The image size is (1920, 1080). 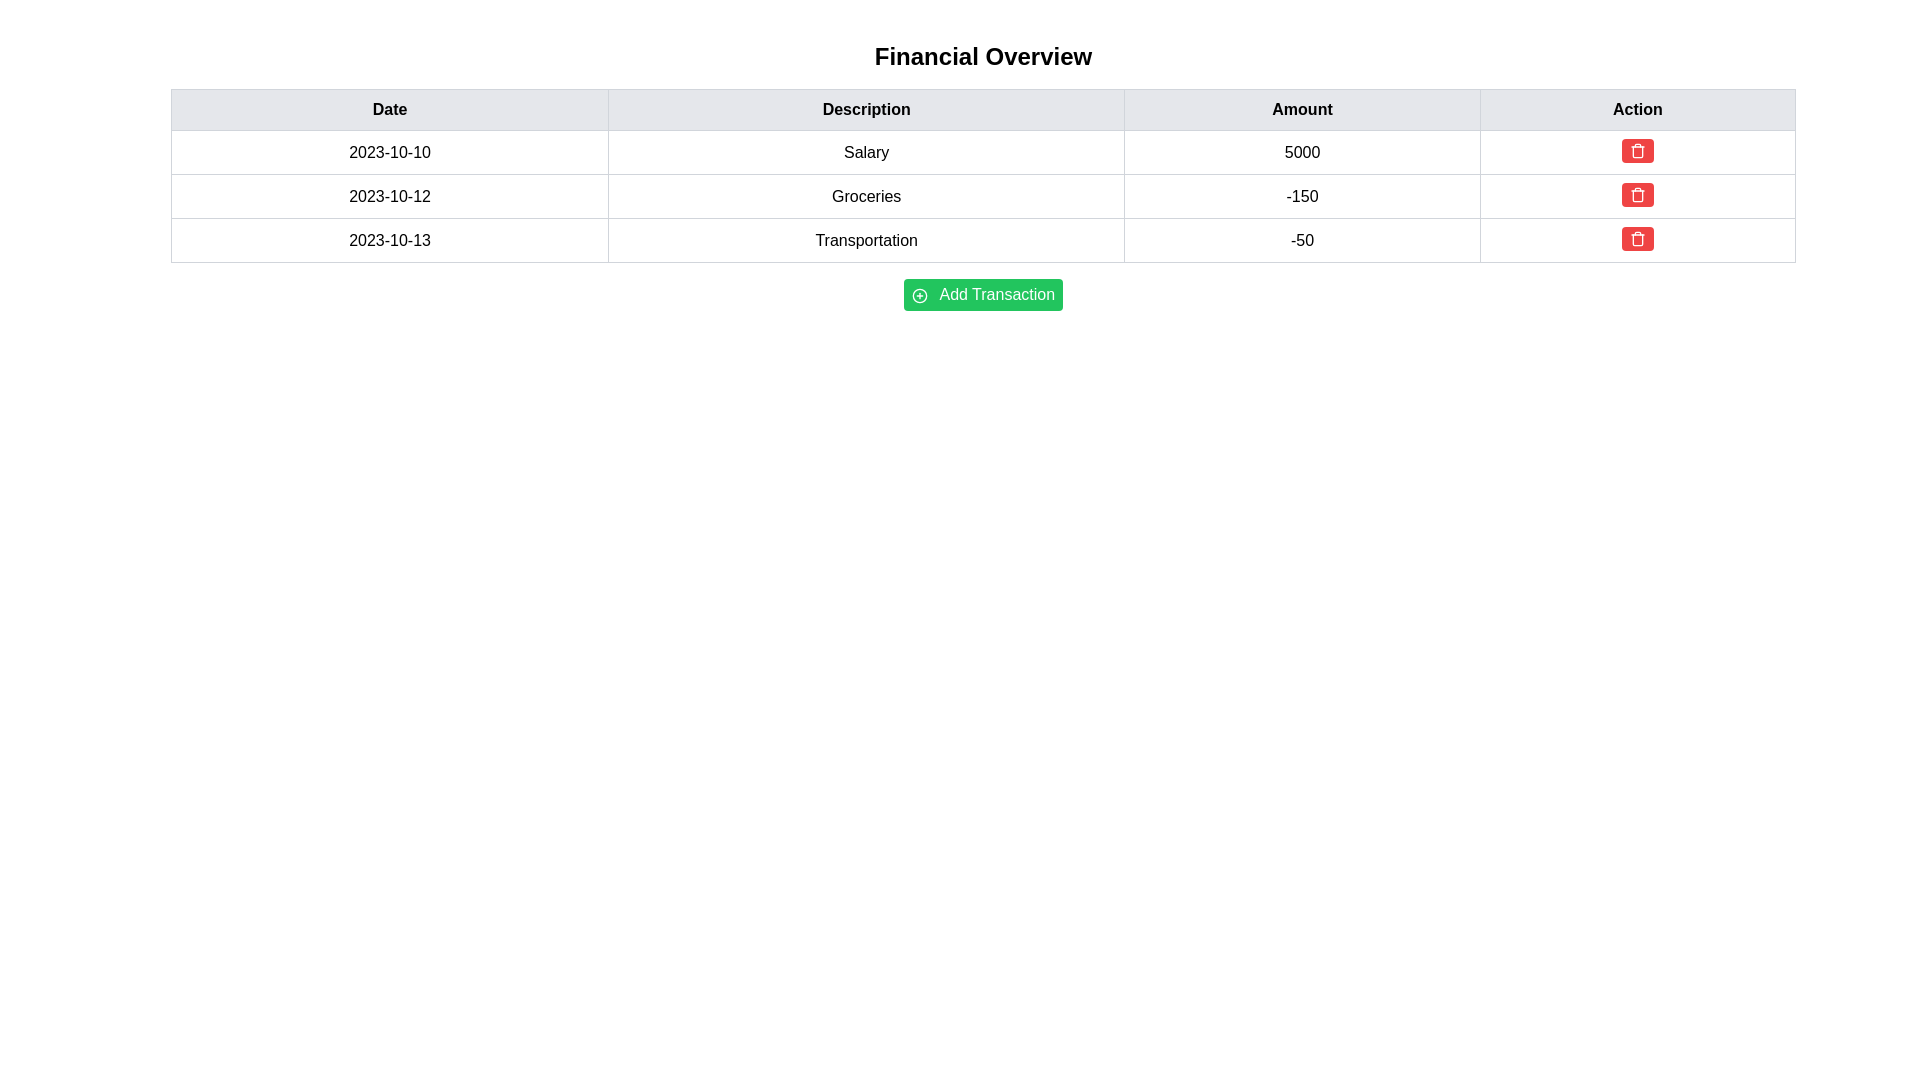 What do you see at coordinates (983, 151) in the screenshot?
I see `the first row of the financial transaction table that includes the date '2023-10-10', description 'Salary', and amount '5000'` at bounding box center [983, 151].